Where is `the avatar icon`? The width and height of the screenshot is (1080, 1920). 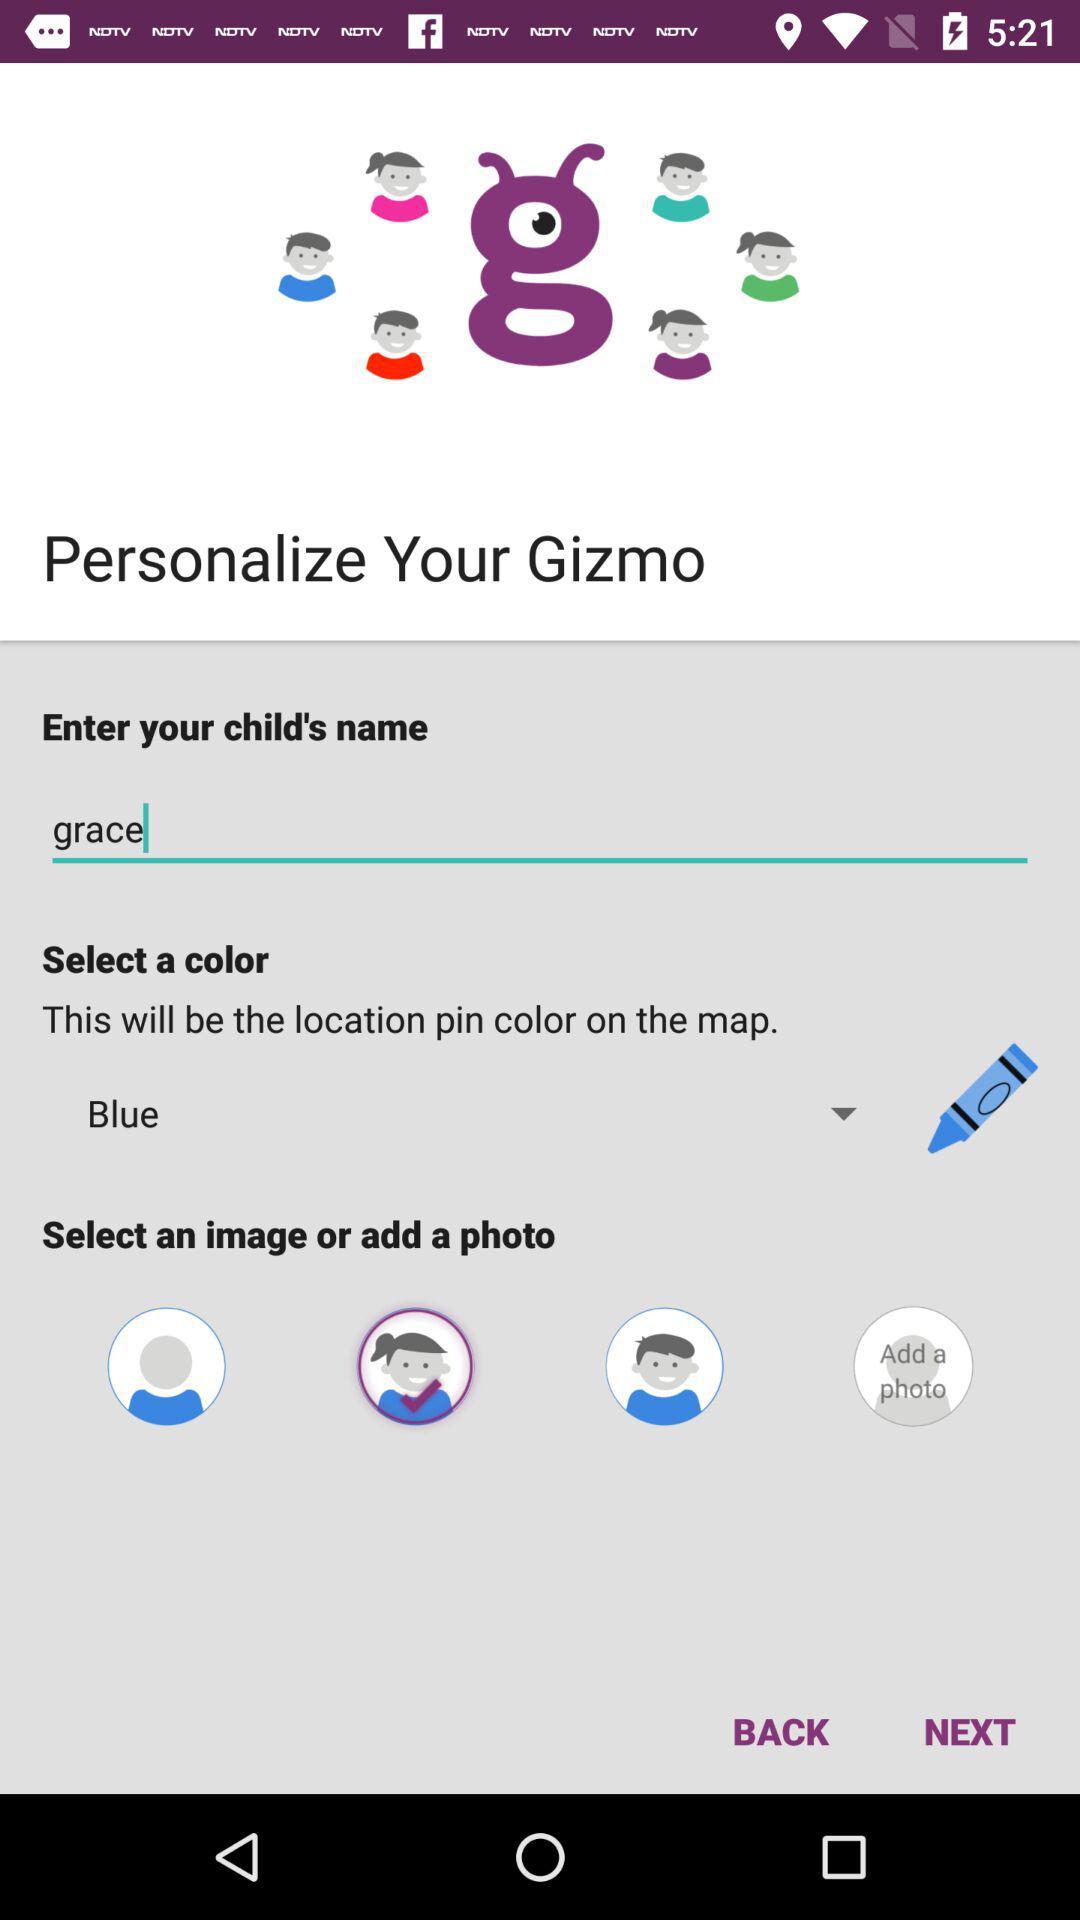
the avatar icon is located at coordinates (664, 1365).